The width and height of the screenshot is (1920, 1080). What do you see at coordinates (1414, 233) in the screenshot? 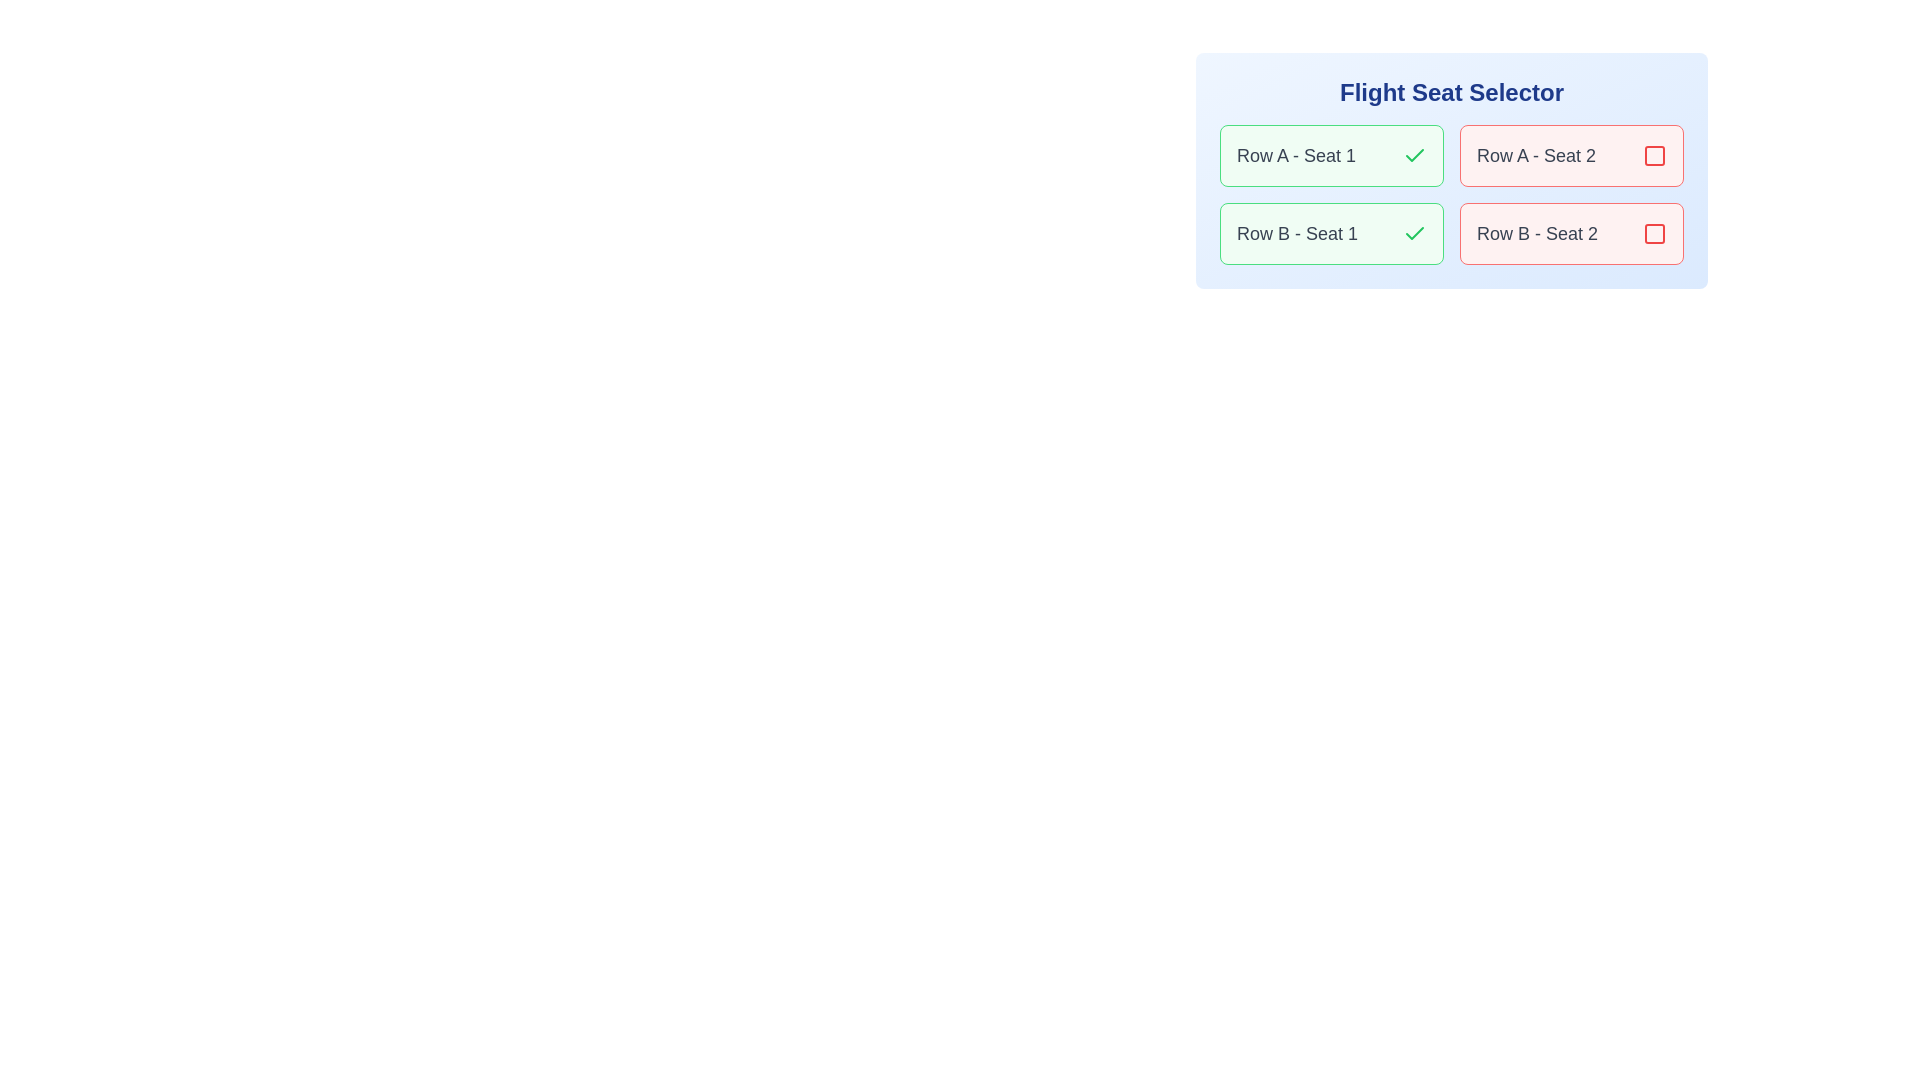
I see `the checkmark icon indicating the selection of 'Row B - Seat 1'` at bounding box center [1414, 233].